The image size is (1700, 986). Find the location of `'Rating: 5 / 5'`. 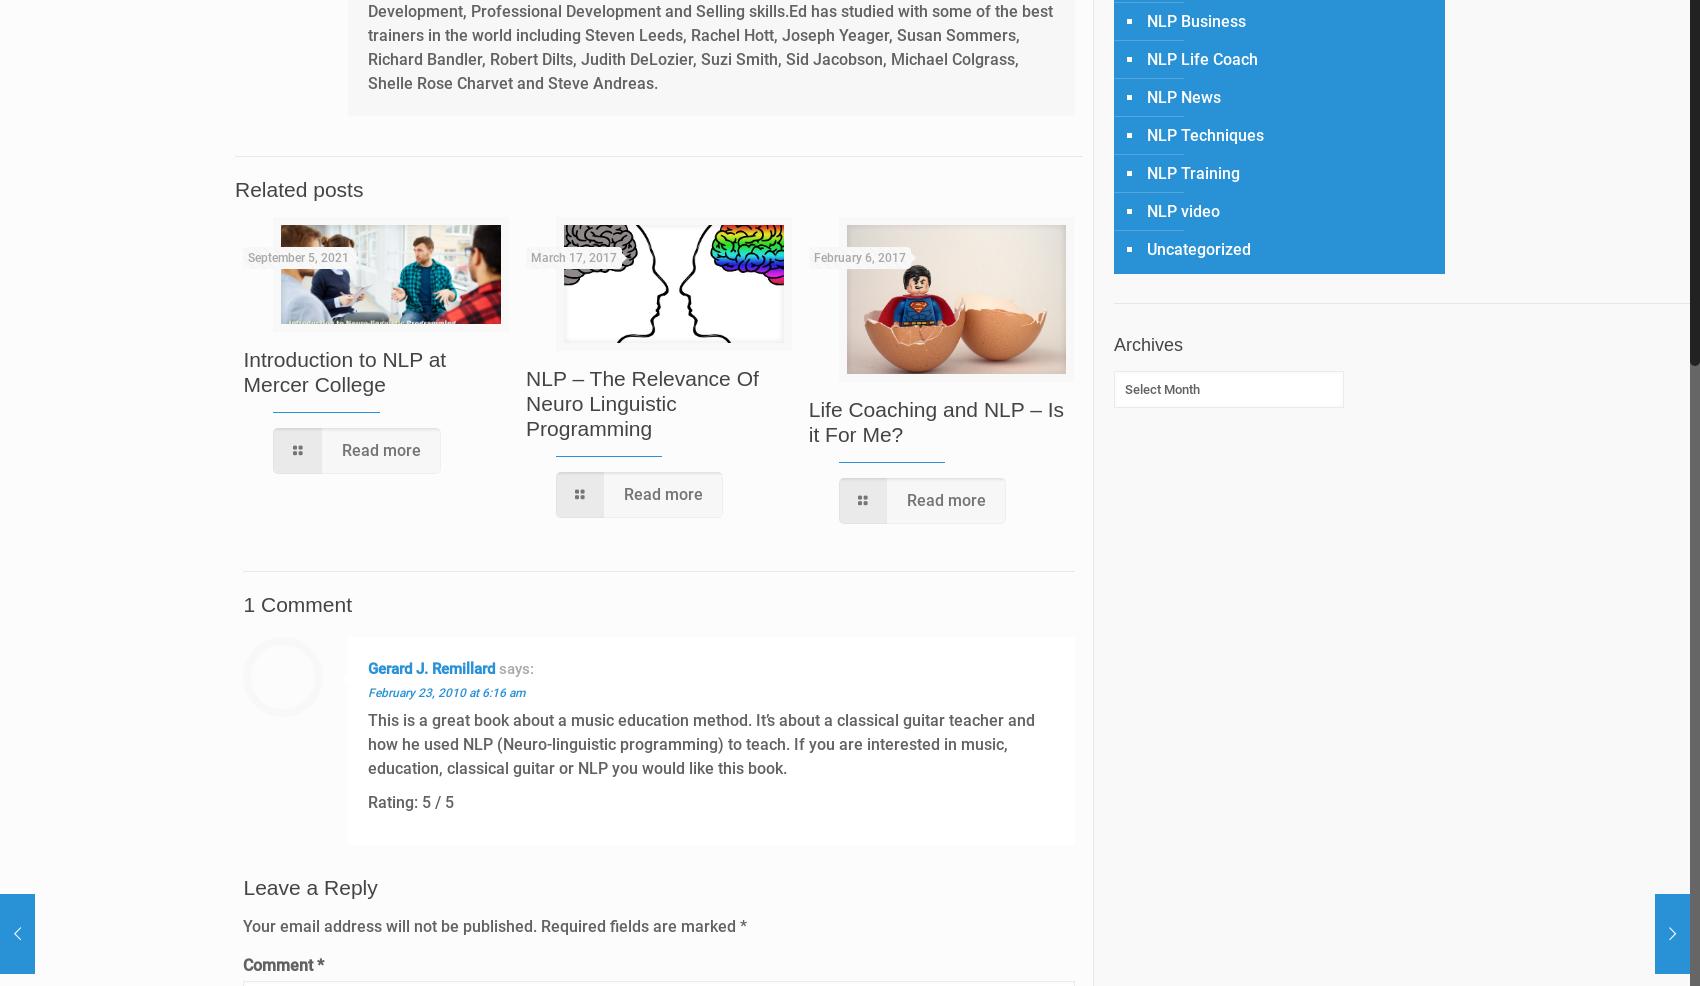

'Rating: 5 / 5' is located at coordinates (410, 802).